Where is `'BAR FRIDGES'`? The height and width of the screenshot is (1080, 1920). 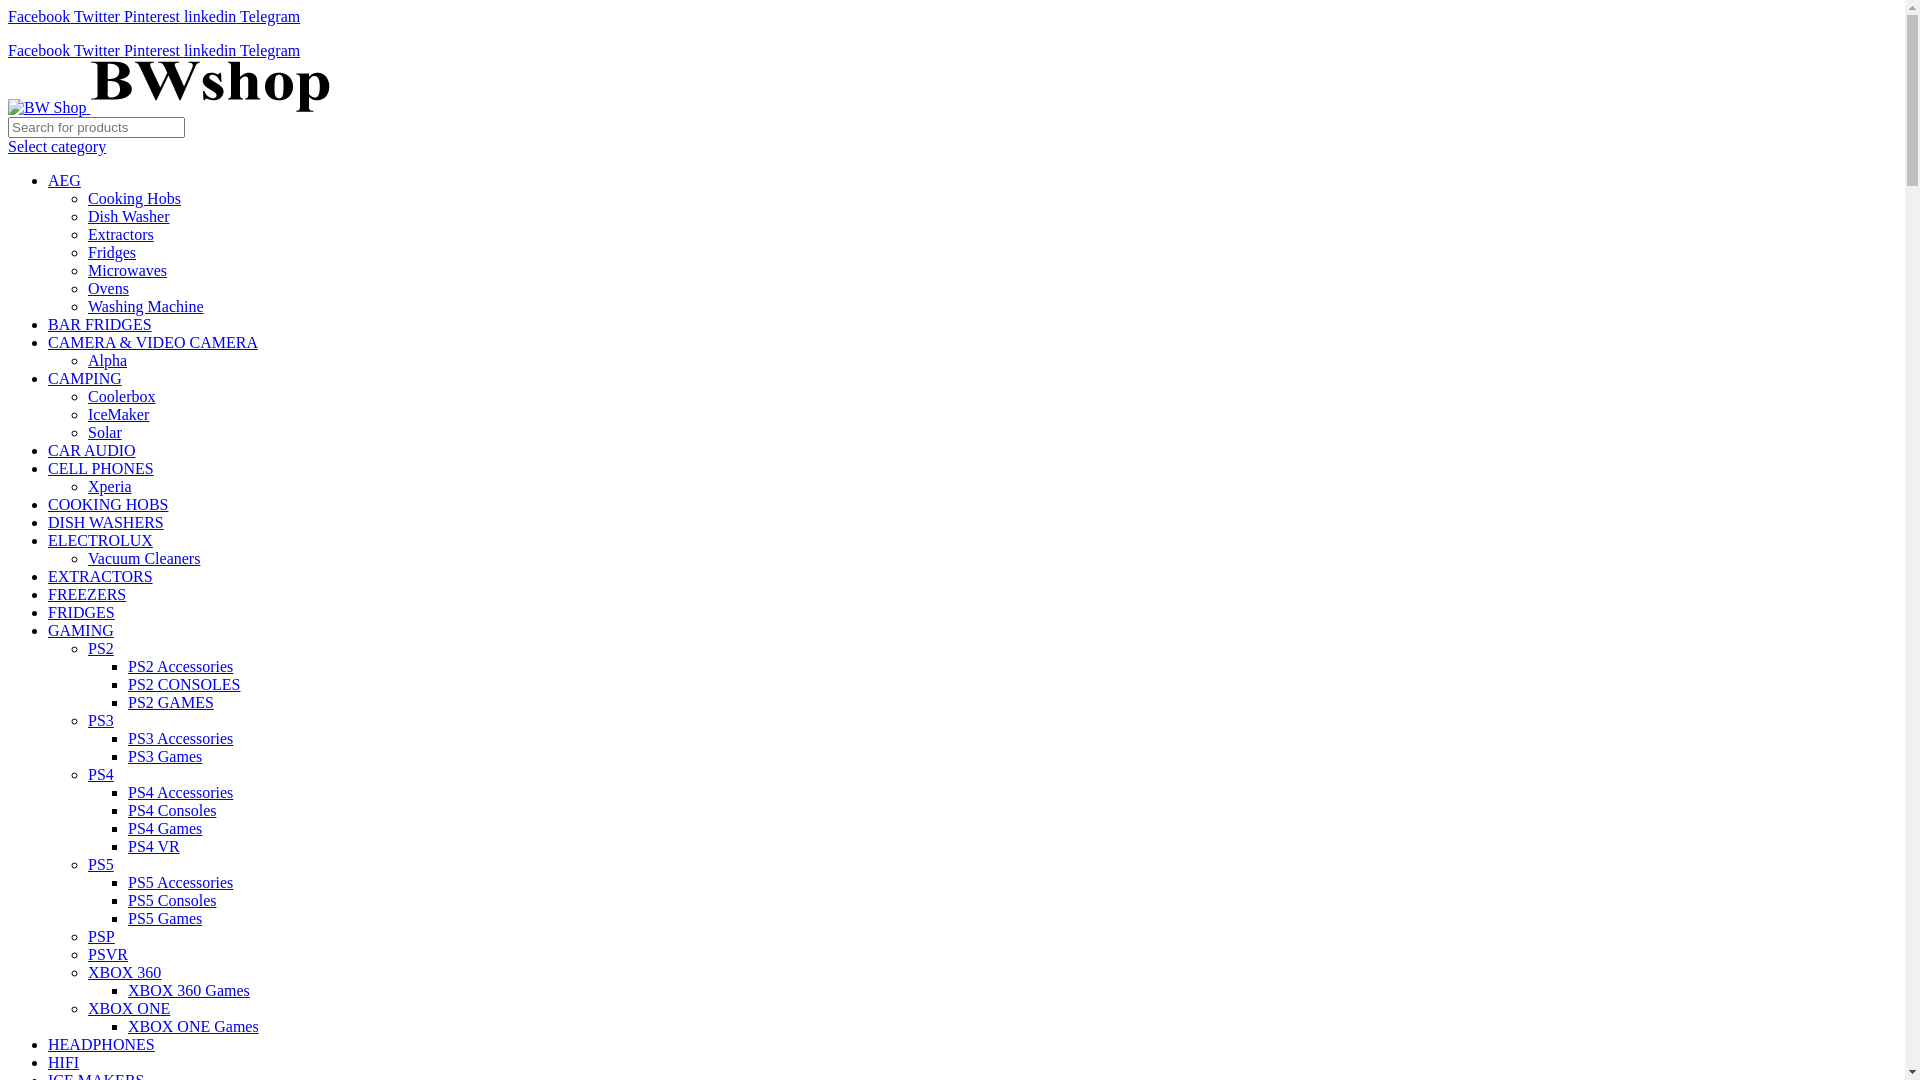 'BAR FRIDGES' is located at coordinates (99, 323).